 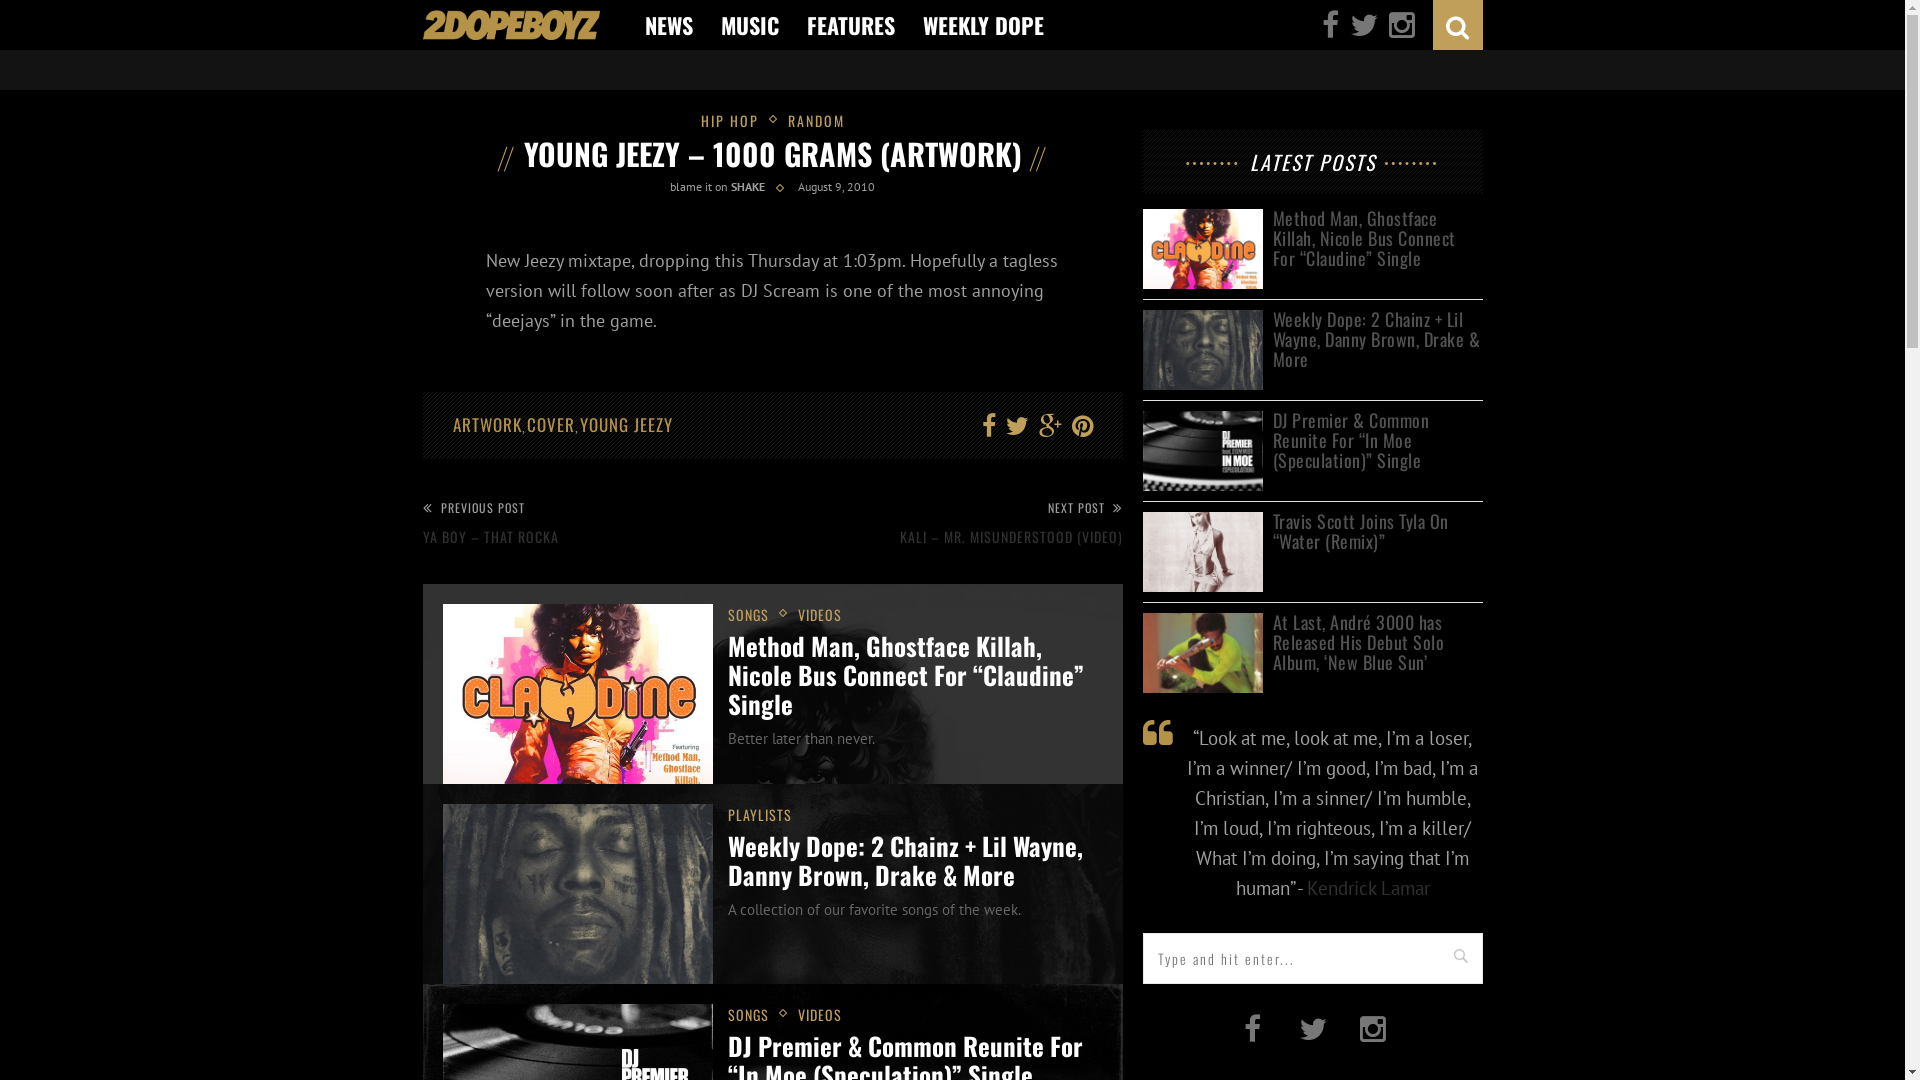 What do you see at coordinates (1376, 338) in the screenshot?
I see `'Weekly Dope: 2 Chainz + Lil Wayne, Danny Brown, Drake & More'` at bounding box center [1376, 338].